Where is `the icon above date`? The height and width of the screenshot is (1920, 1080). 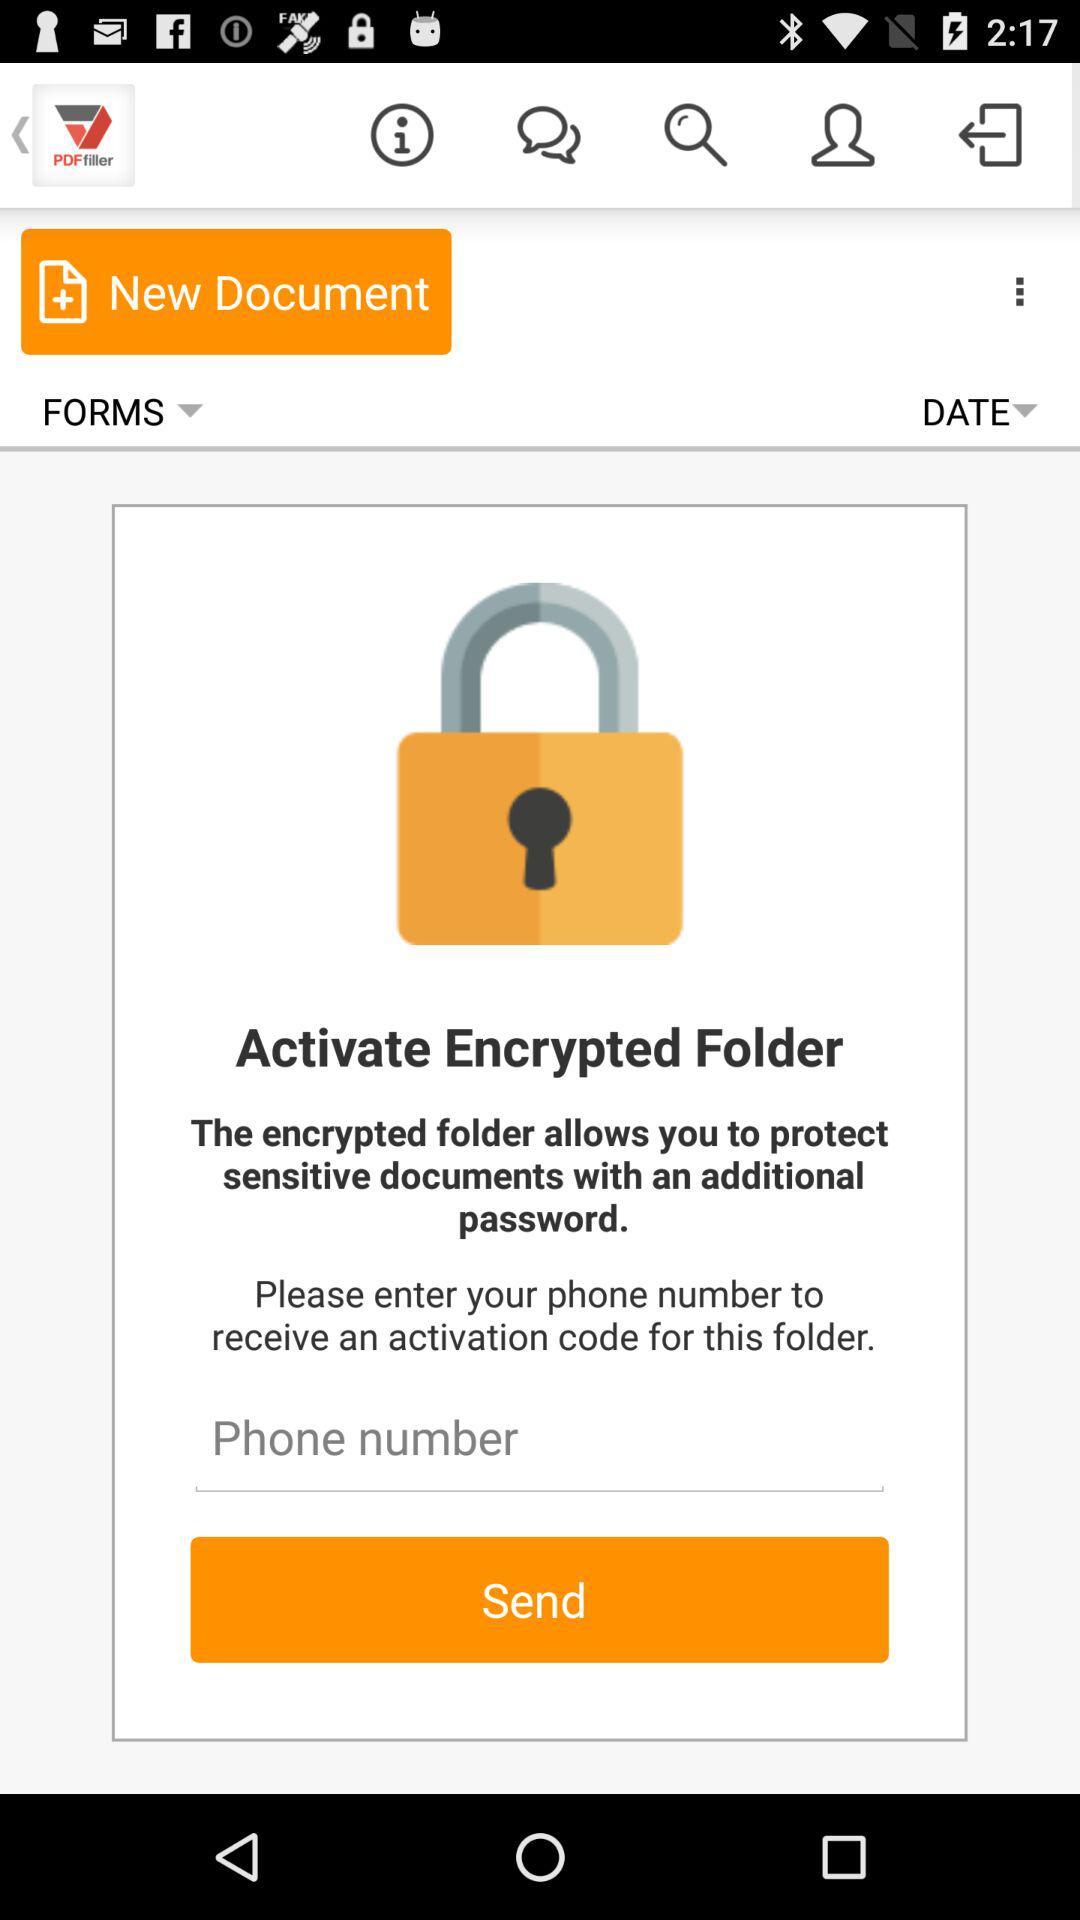
the icon above date is located at coordinates (1019, 290).